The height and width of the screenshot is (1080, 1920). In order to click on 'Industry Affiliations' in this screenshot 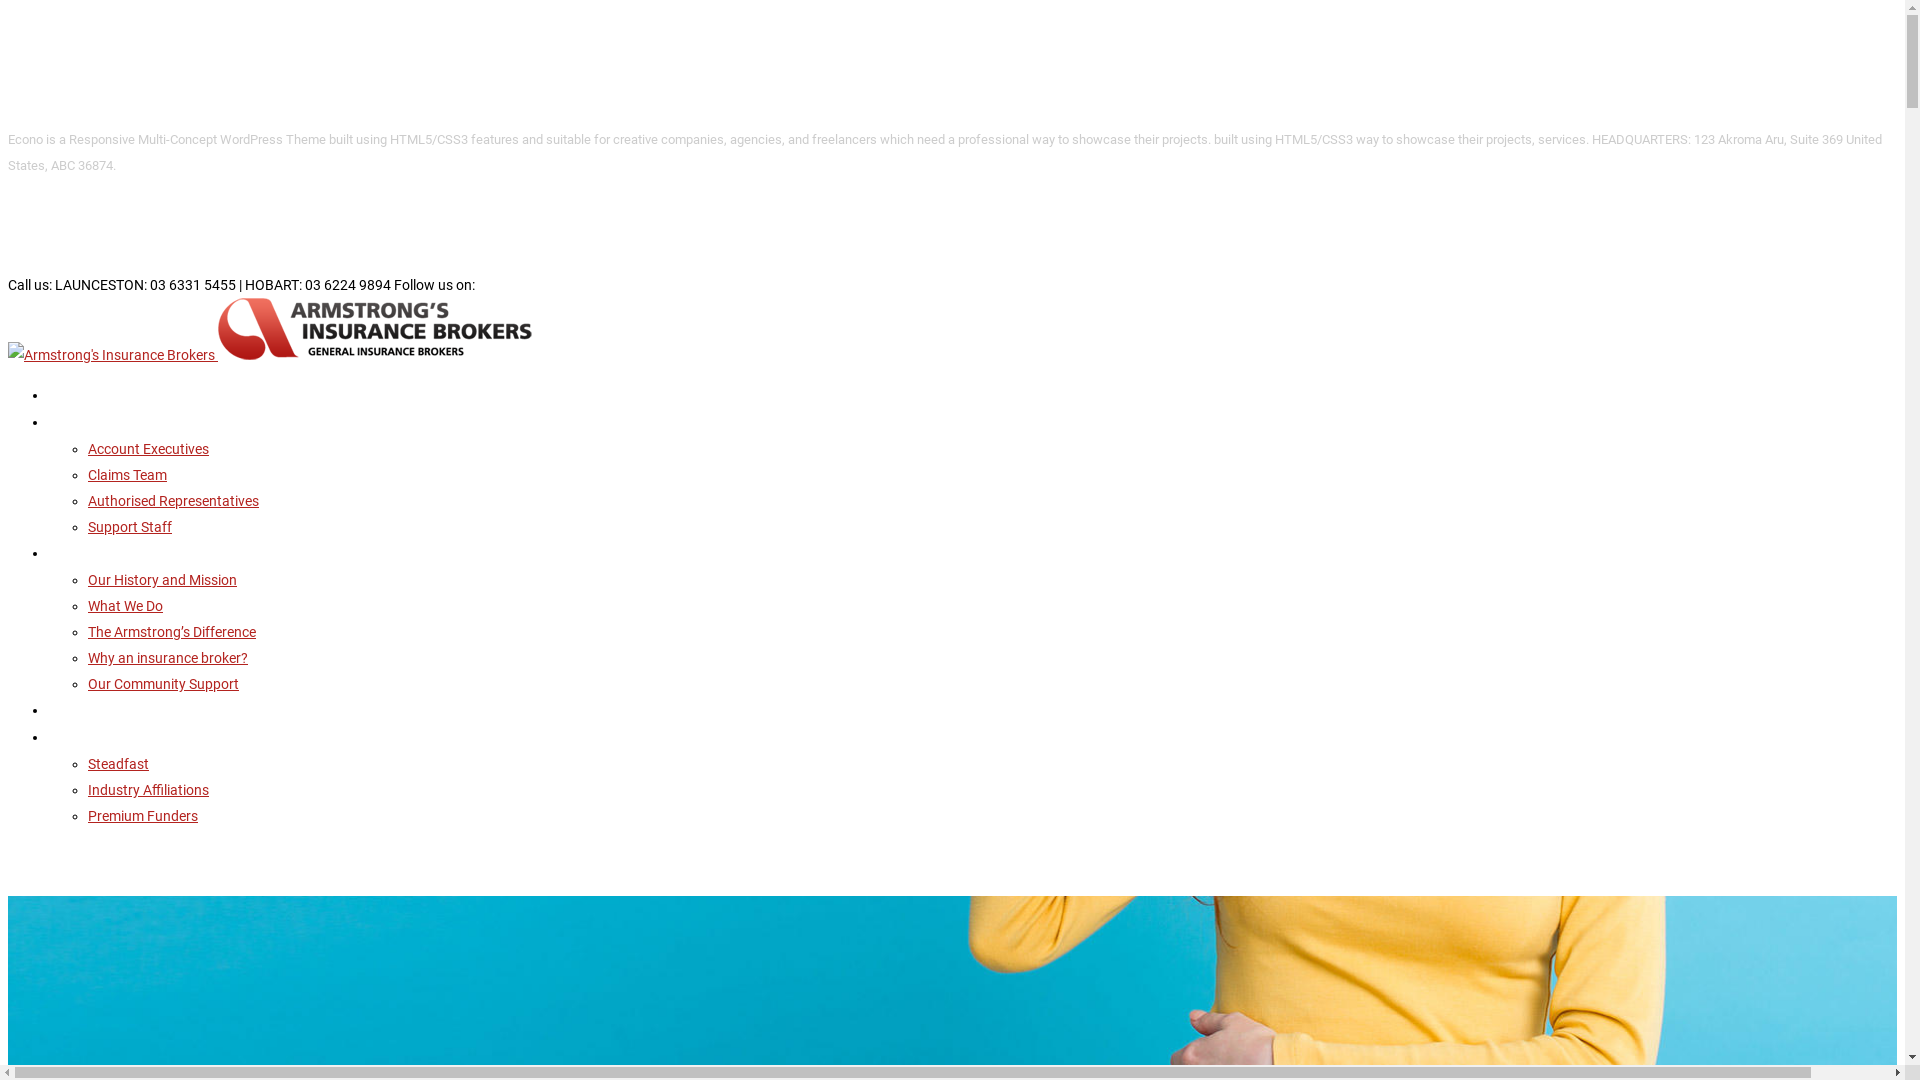, I will do `click(147, 789)`.